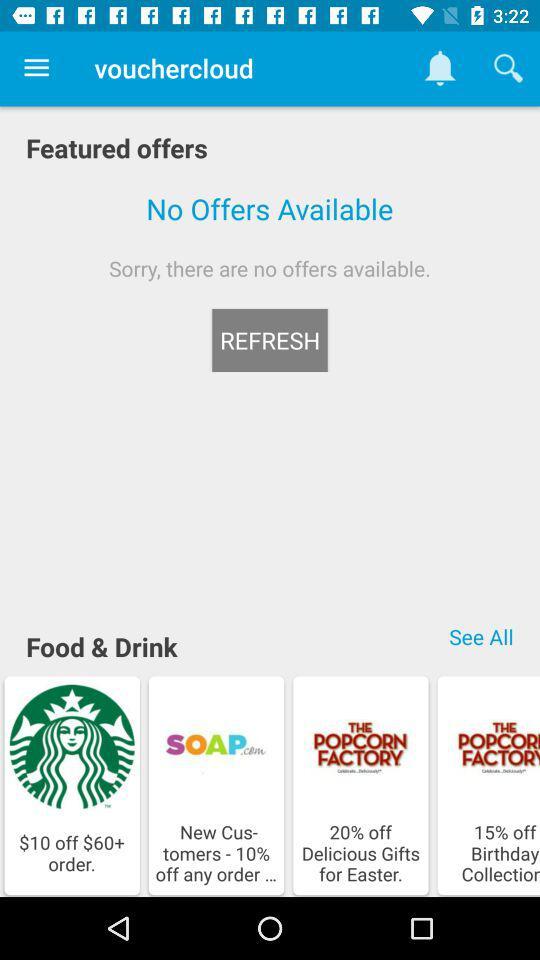 The image size is (540, 960). What do you see at coordinates (480, 635) in the screenshot?
I see `item on the right` at bounding box center [480, 635].